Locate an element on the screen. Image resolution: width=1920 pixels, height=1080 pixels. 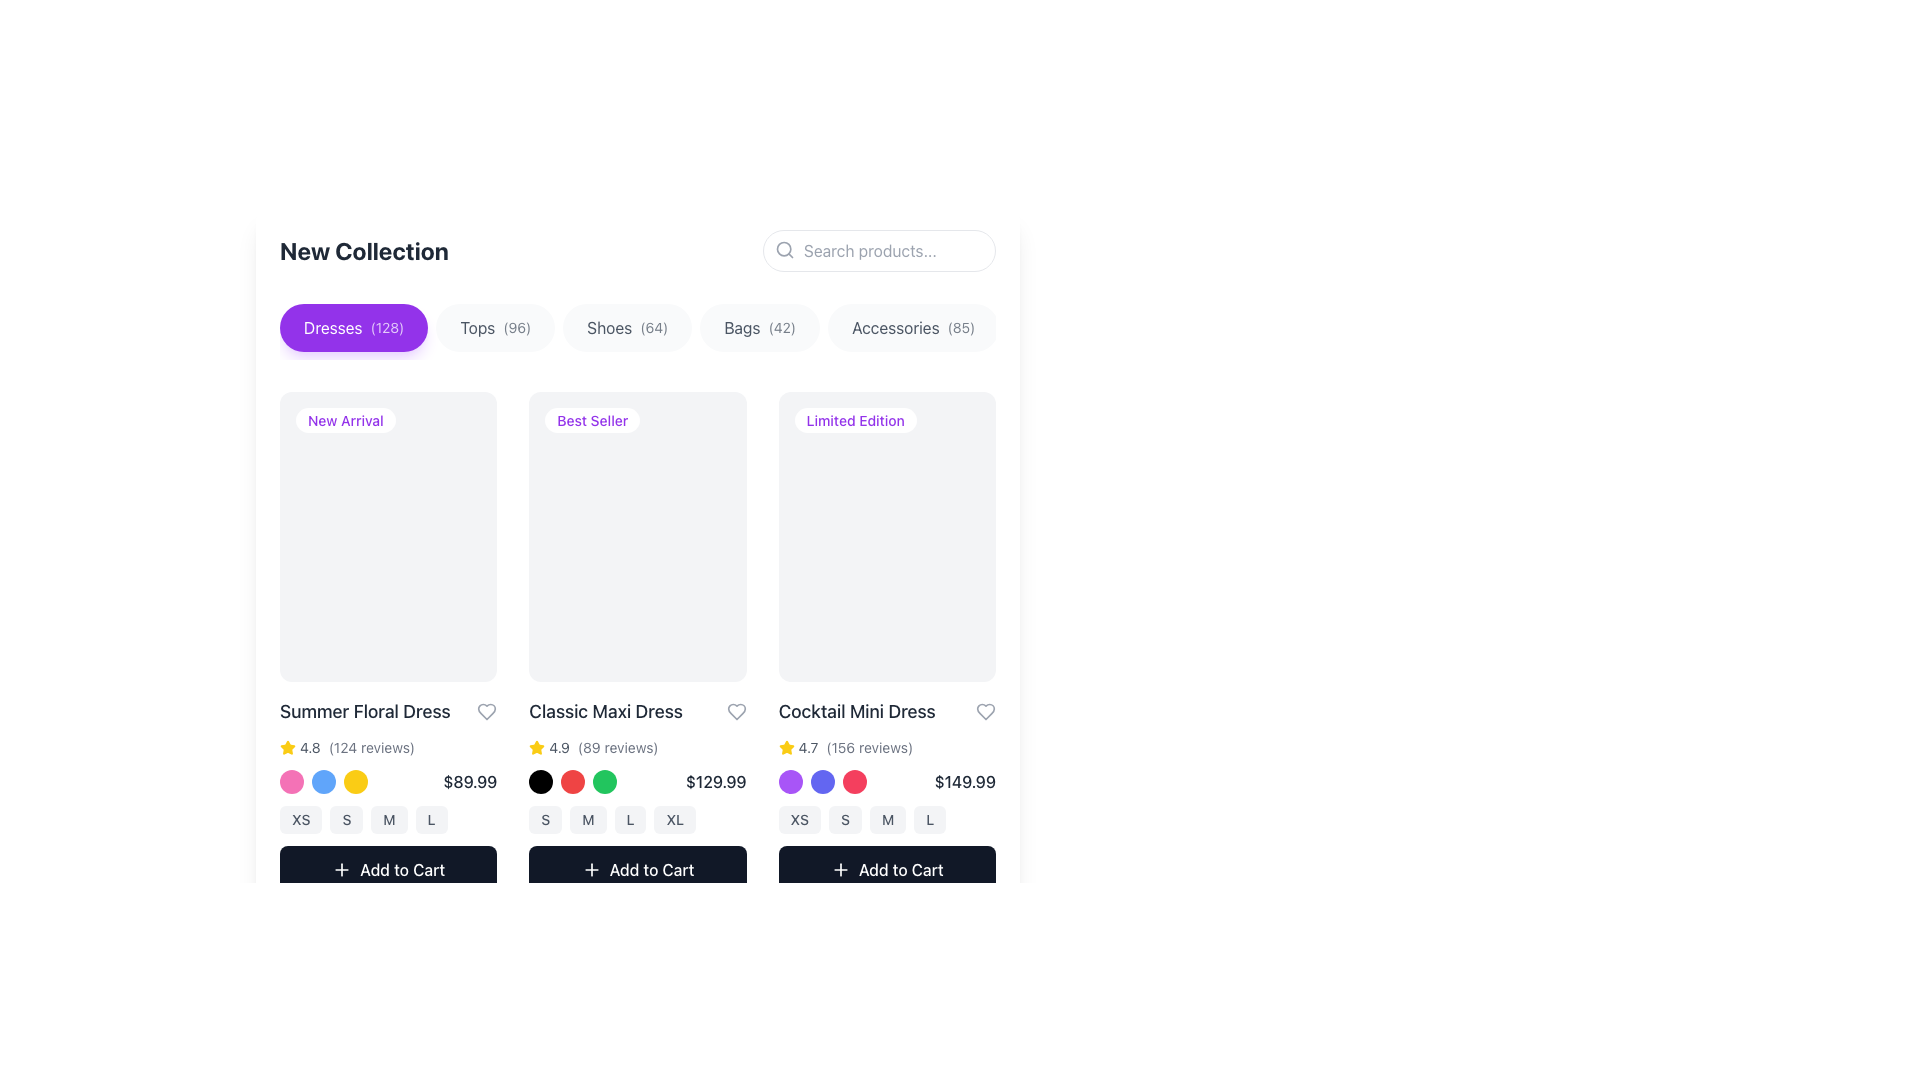
the Size selector buttons for the product 'Classic Maxi Dress' is located at coordinates (637, 819).